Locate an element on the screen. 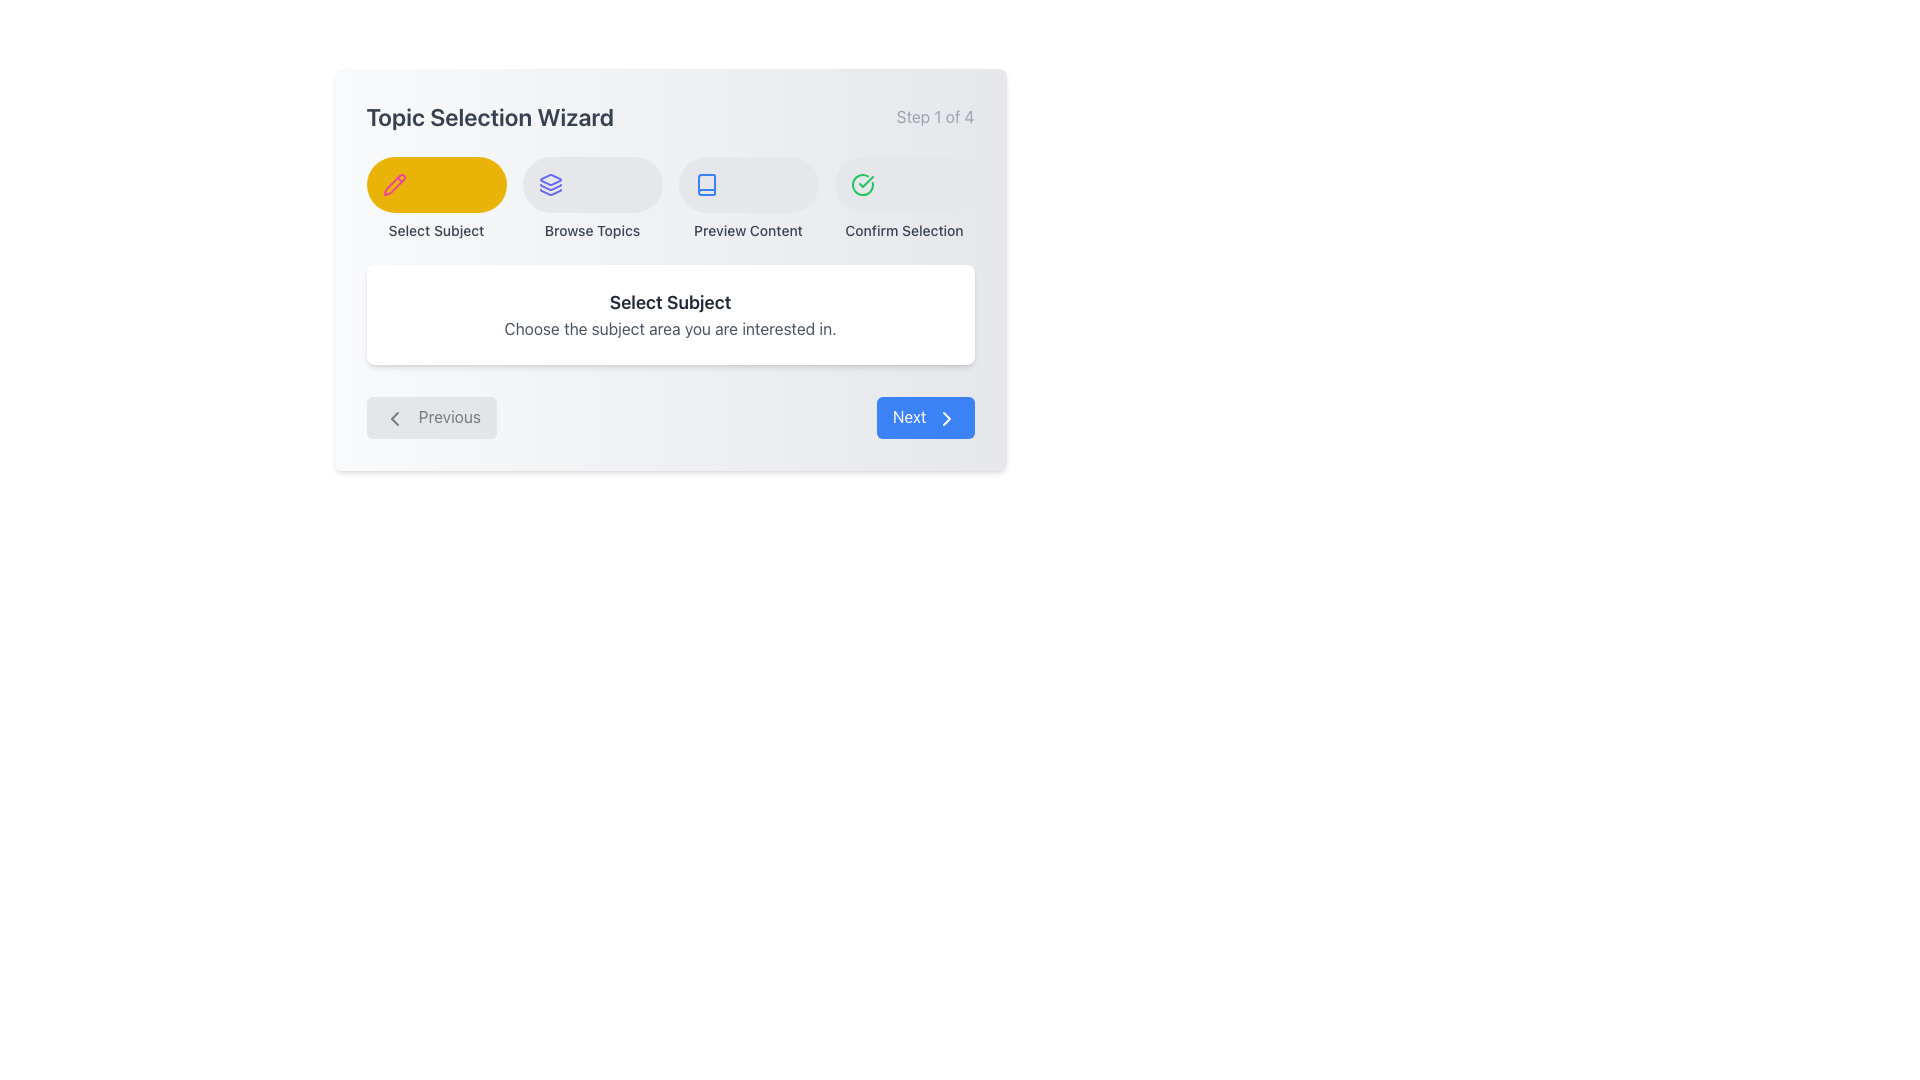  the text element indicating the current step in the 'Topic Selection Wizard', located to the far-right of the header is located at coordinates (934, 116).